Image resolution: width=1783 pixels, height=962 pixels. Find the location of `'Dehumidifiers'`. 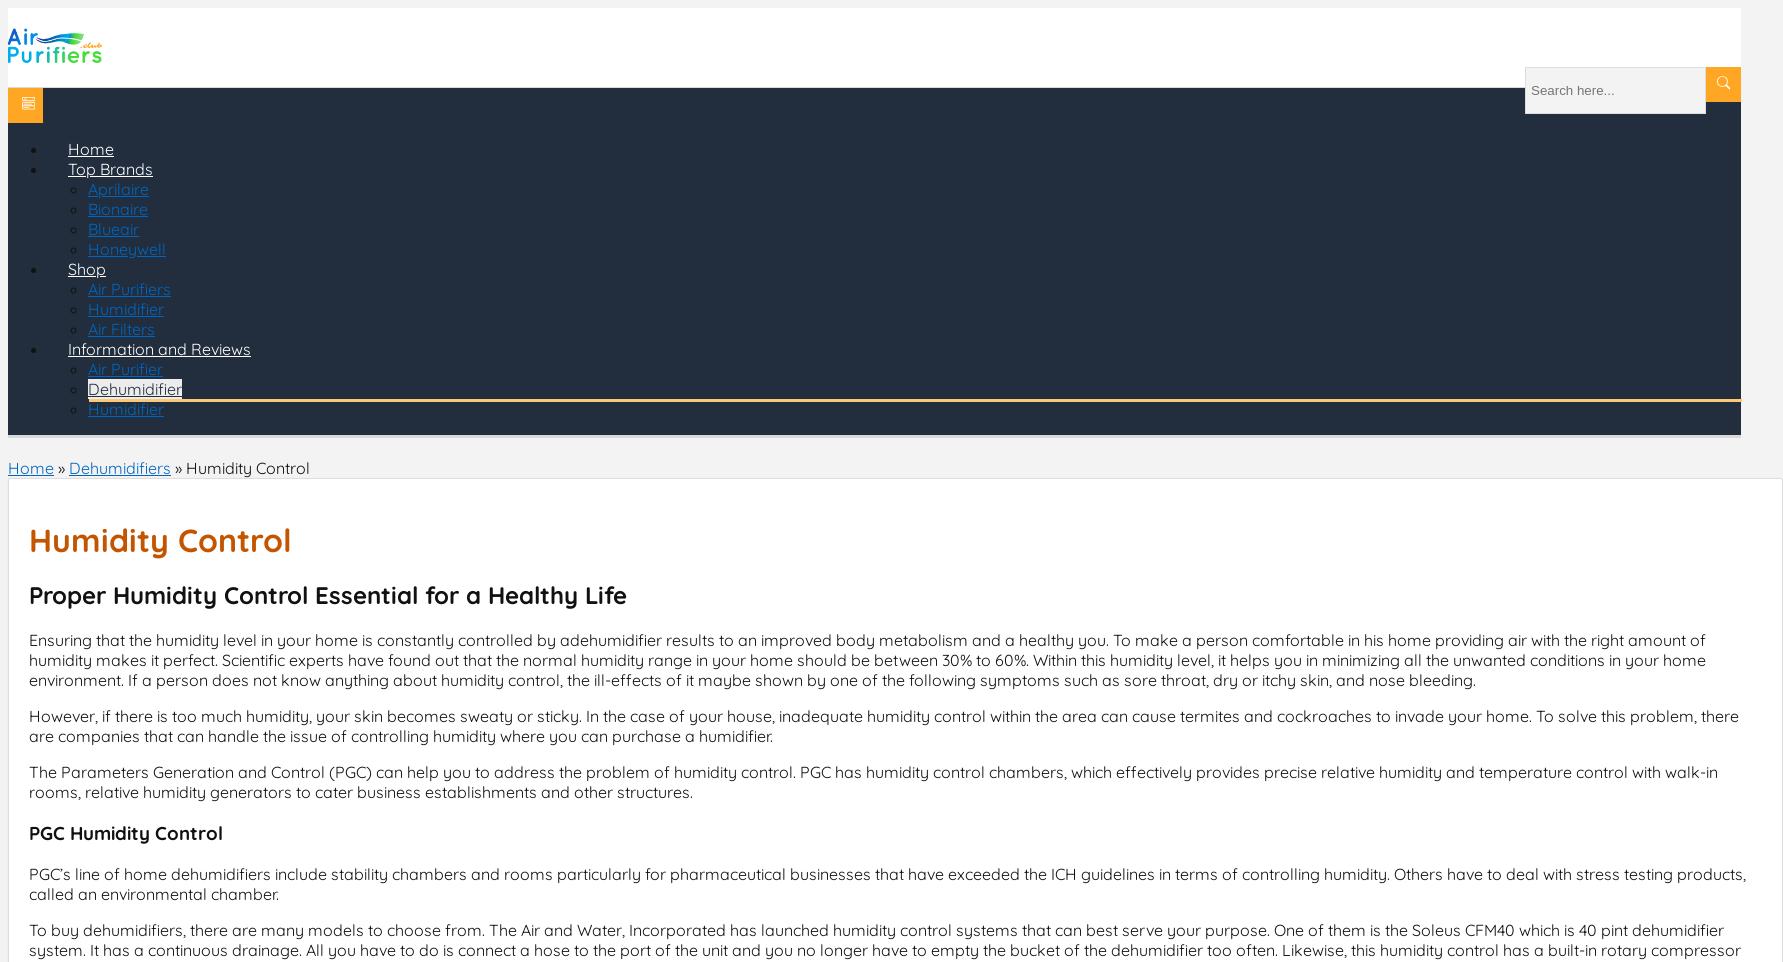

'Dehumidifiers' is located at coordinates (118, 468).